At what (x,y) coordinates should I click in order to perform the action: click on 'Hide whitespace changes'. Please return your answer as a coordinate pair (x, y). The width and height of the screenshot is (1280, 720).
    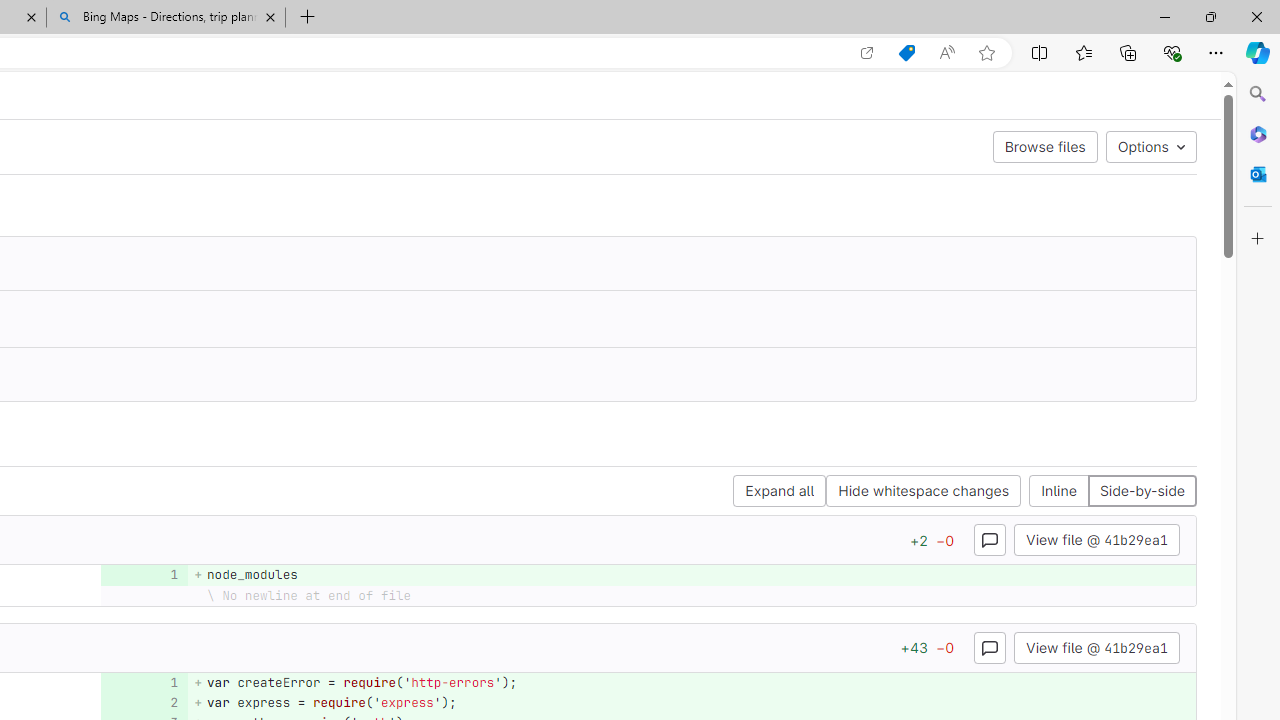
    Looking at the image, I should click on (922, 491).